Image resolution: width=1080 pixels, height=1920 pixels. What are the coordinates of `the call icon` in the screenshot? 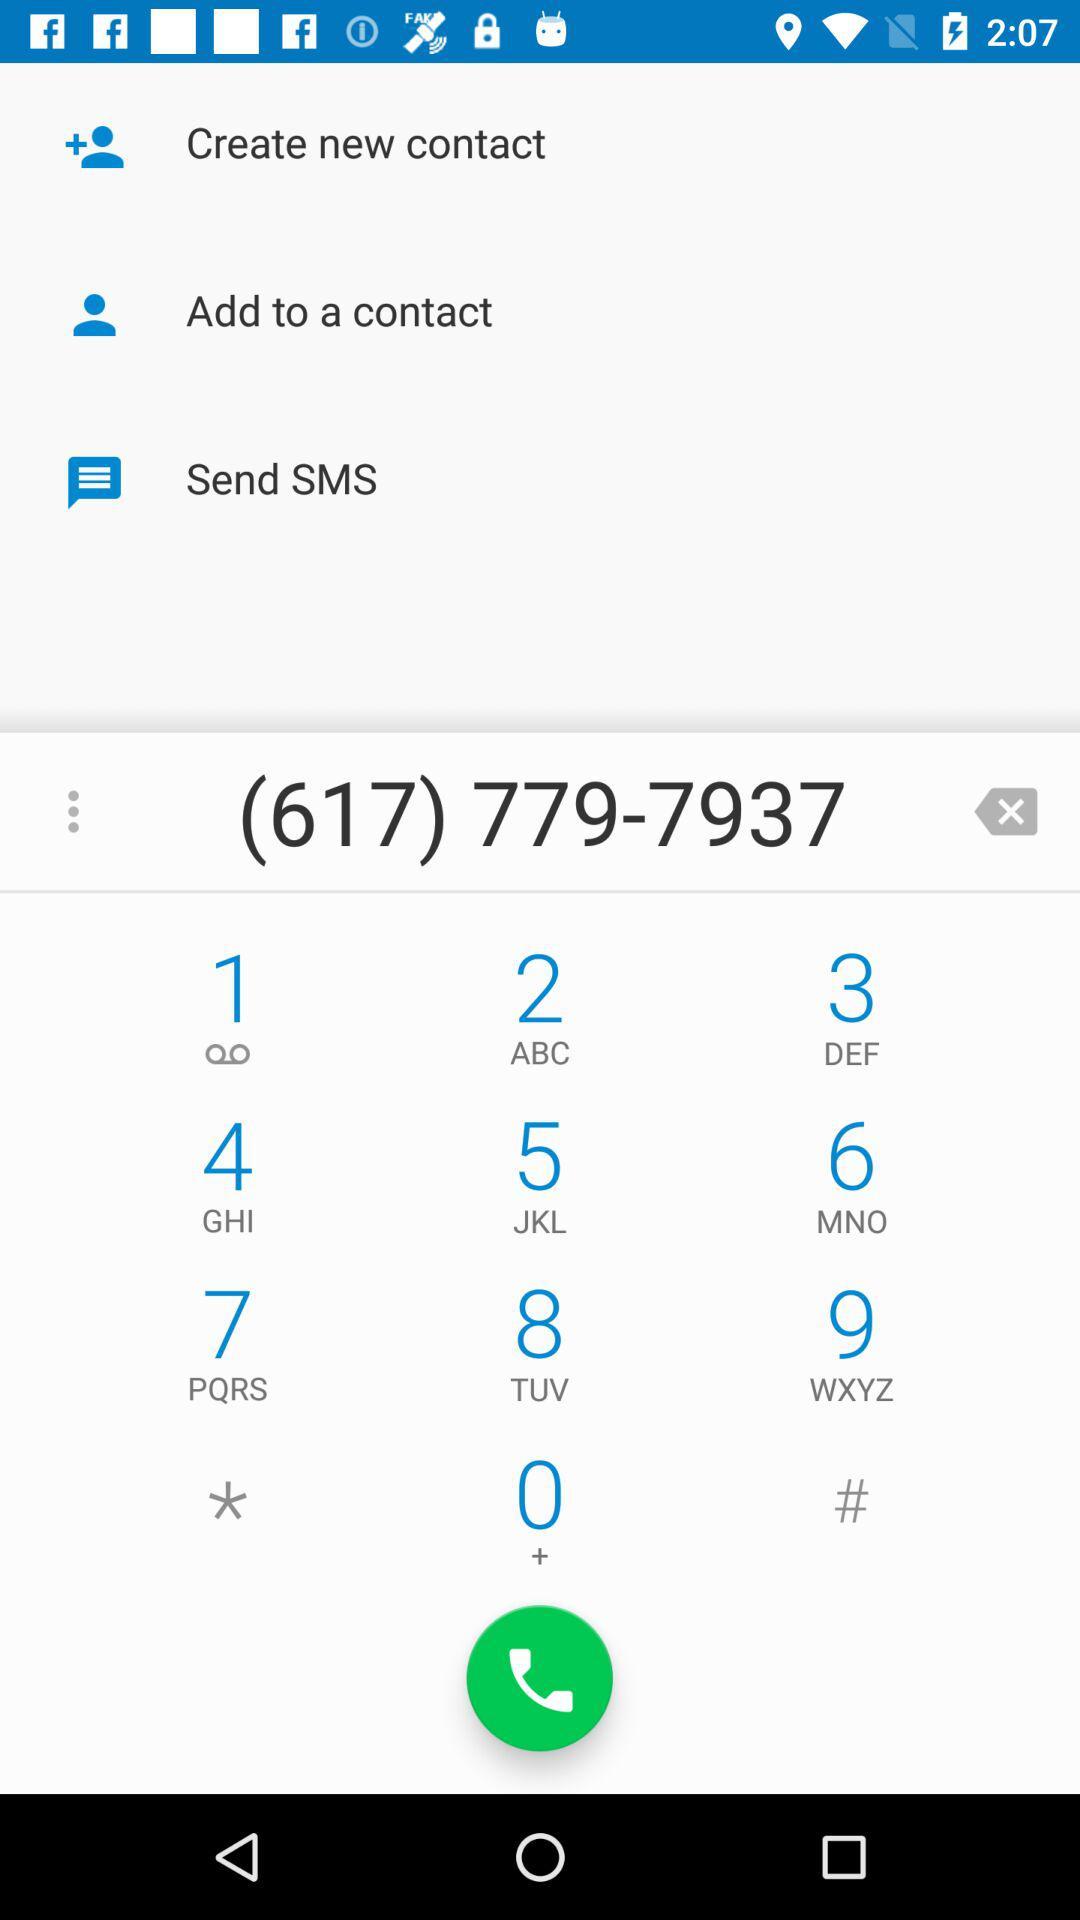 It's located at (540, 1678).